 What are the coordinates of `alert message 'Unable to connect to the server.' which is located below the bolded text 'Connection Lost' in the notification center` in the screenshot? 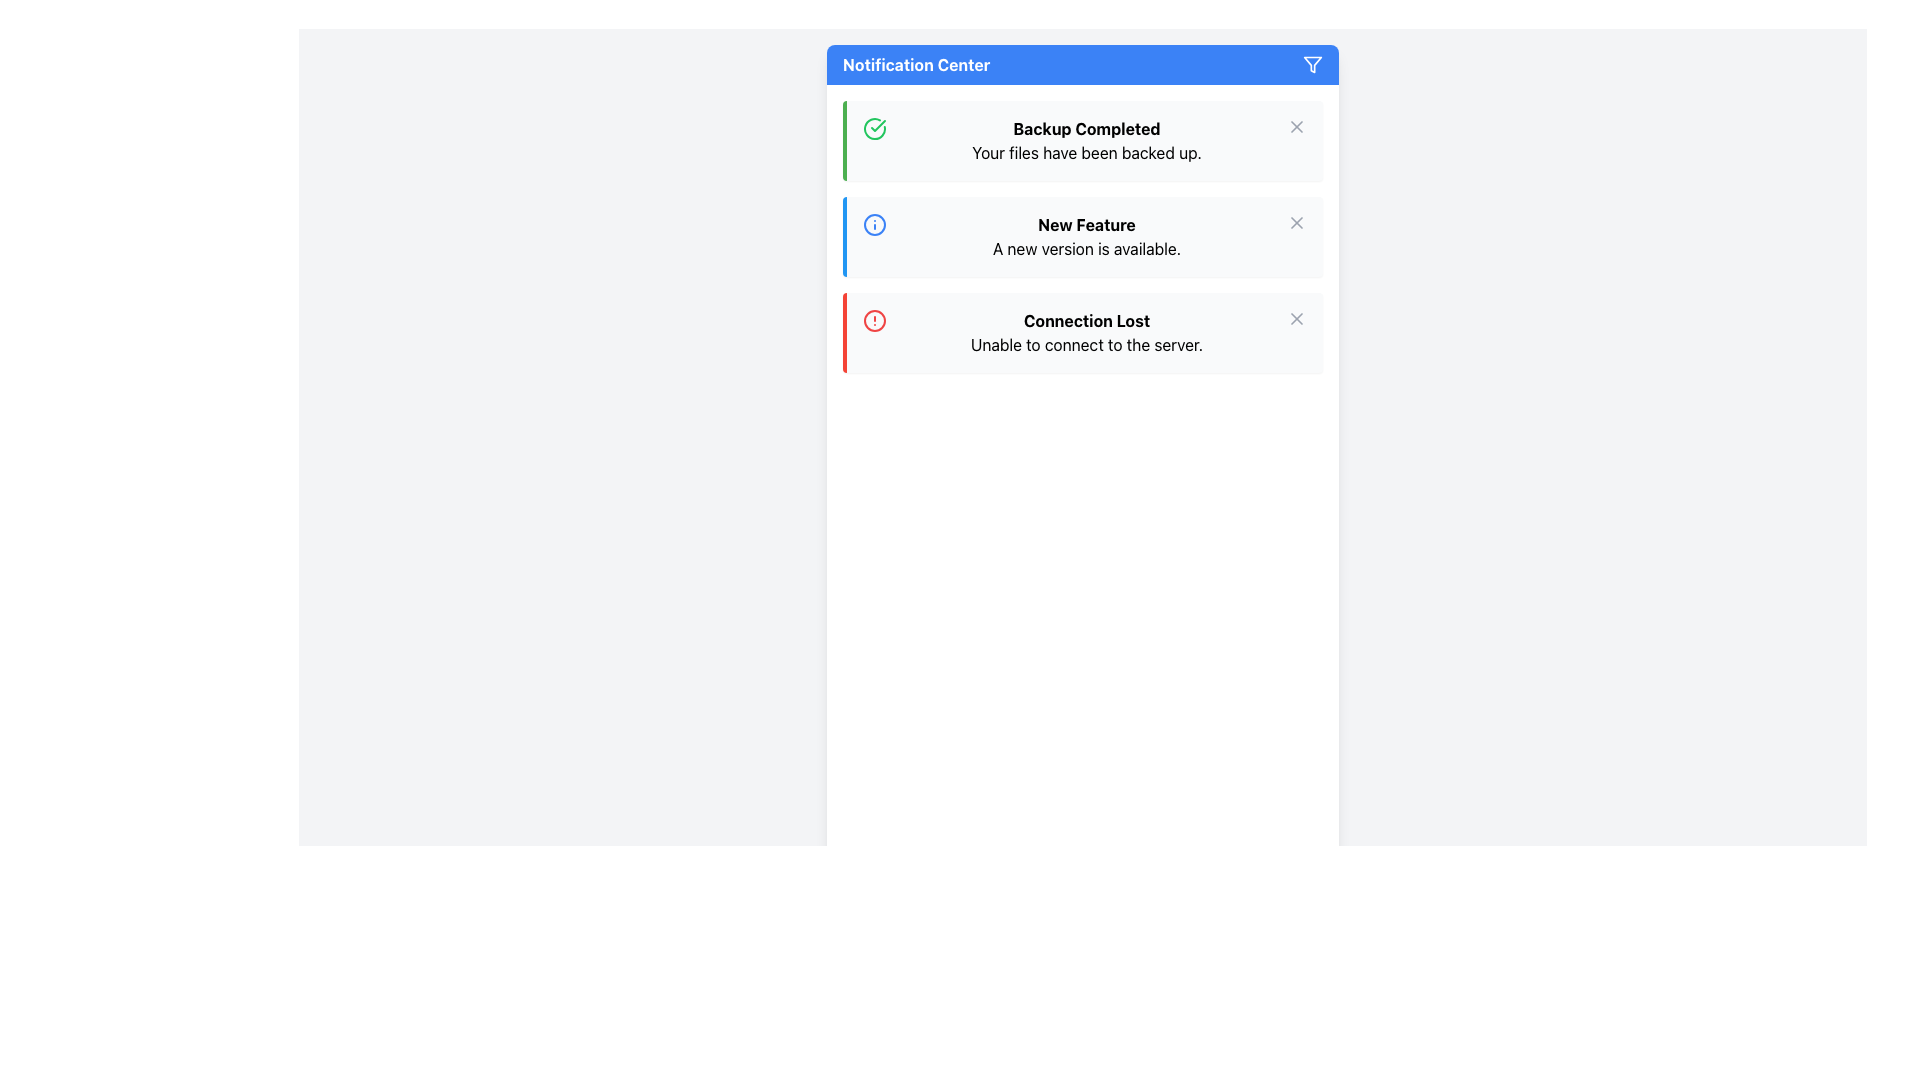 It's located at (1085, 343).